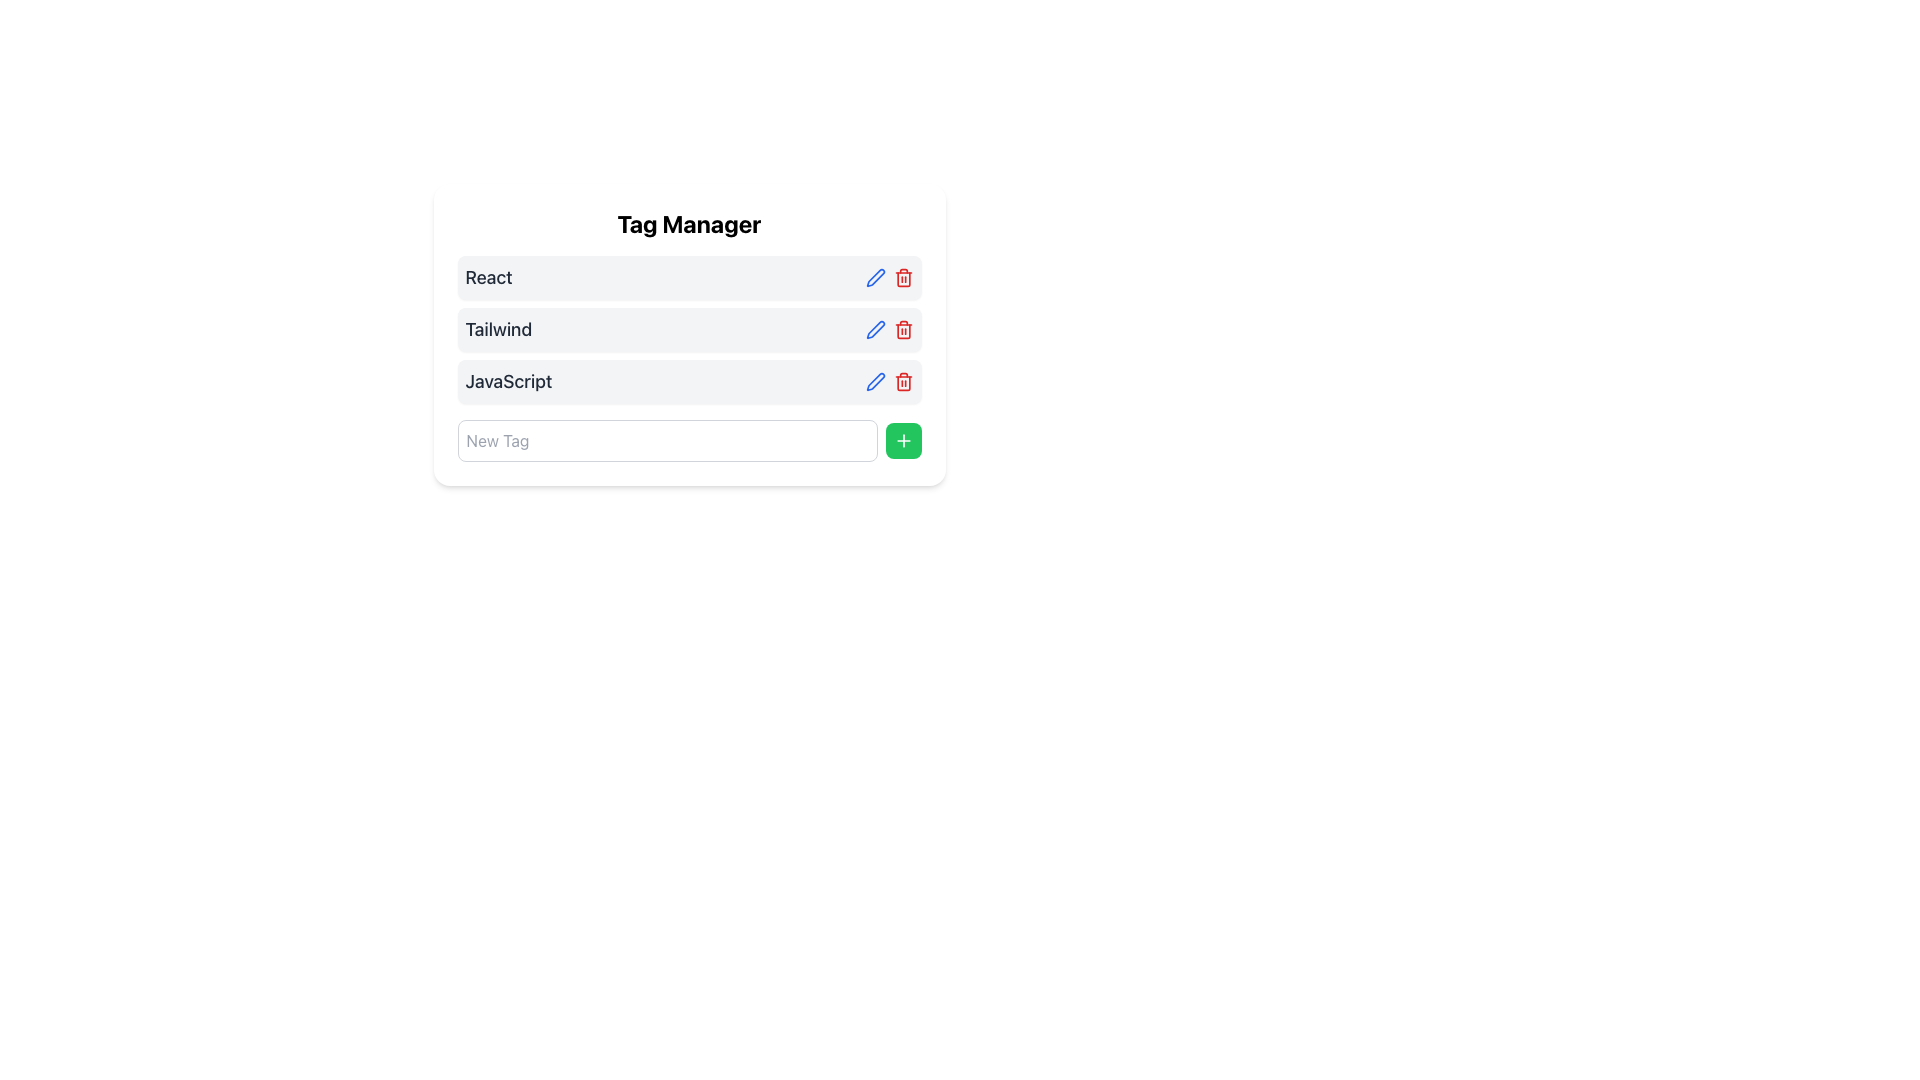  What do you see at coordinates (888, 277) in the screenshot?
I see `the delete button (trash bin icon) located in the rightmost section of the row labeled 'React'` at bounding box center [888, 277].